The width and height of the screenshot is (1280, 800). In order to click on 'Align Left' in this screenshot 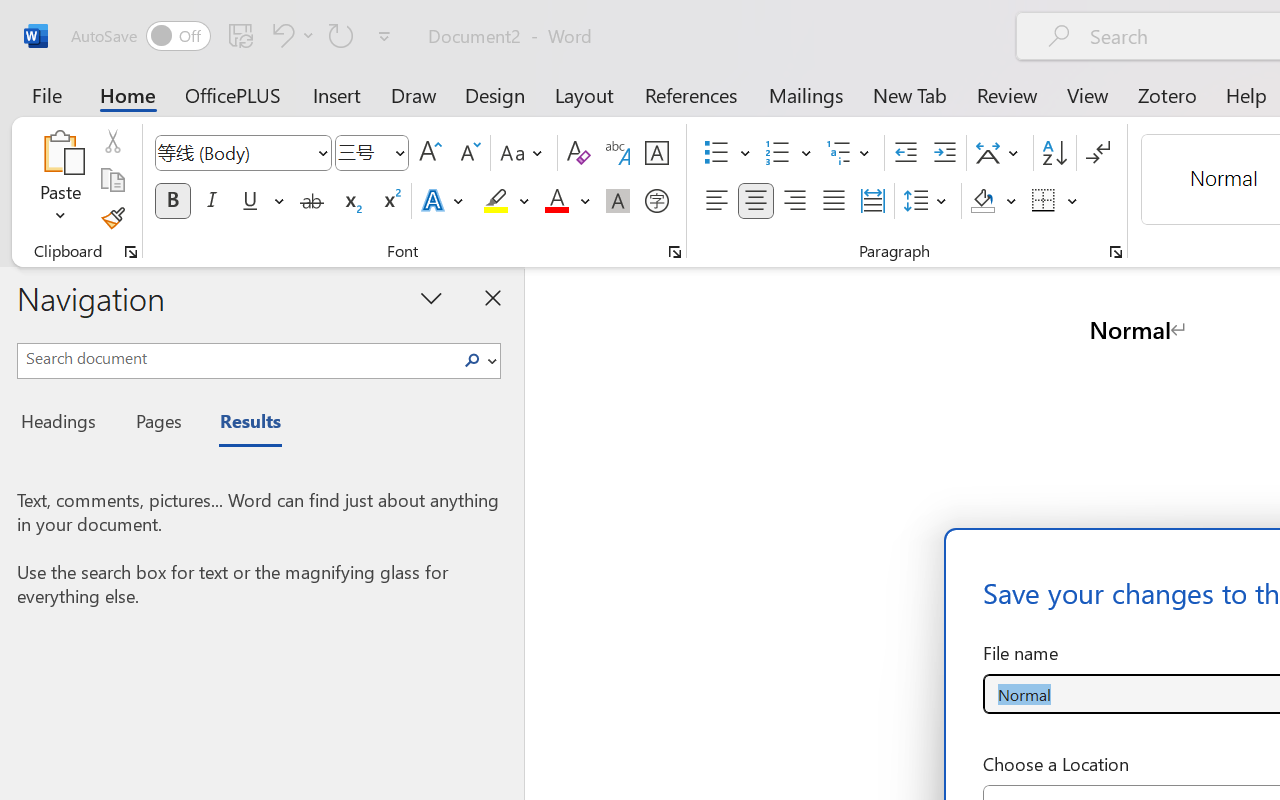, I will do `click(716, 201)`.